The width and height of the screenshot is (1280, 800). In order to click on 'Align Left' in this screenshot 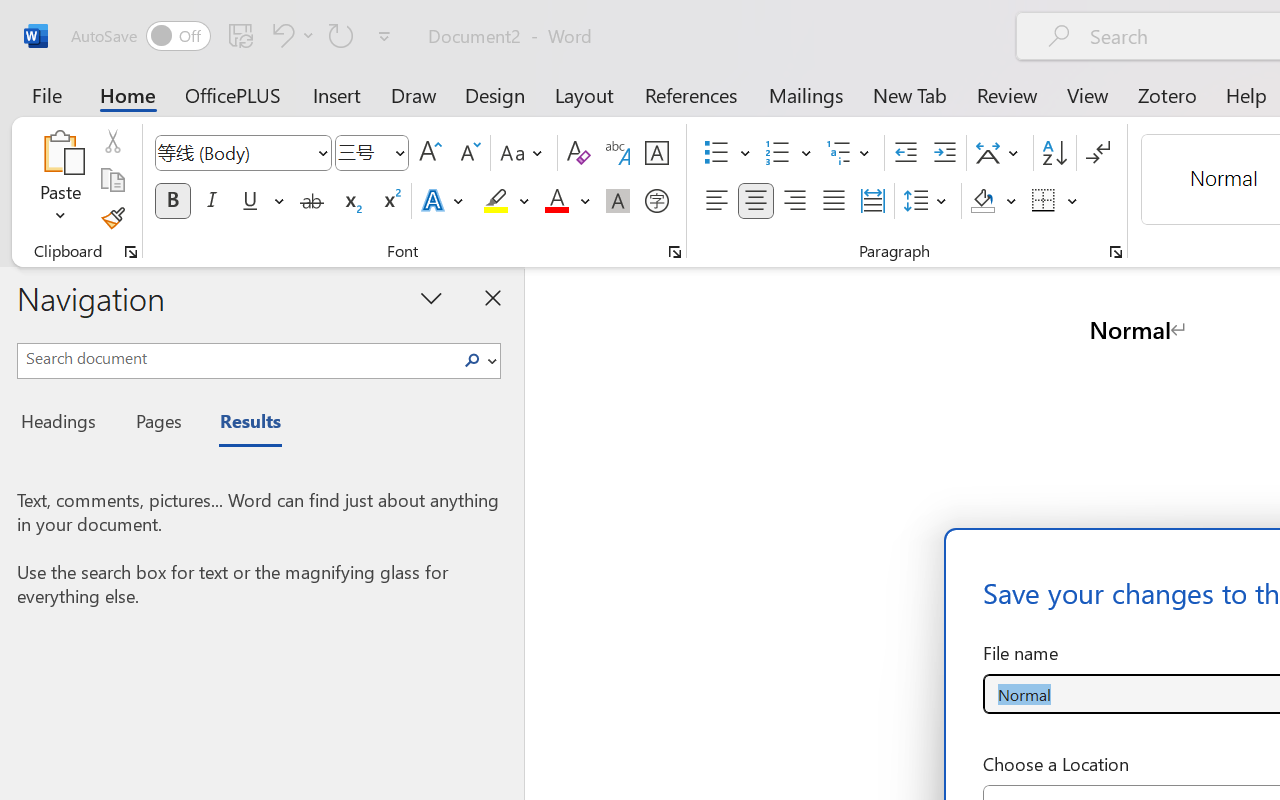, I will do `click(716, 201)`.